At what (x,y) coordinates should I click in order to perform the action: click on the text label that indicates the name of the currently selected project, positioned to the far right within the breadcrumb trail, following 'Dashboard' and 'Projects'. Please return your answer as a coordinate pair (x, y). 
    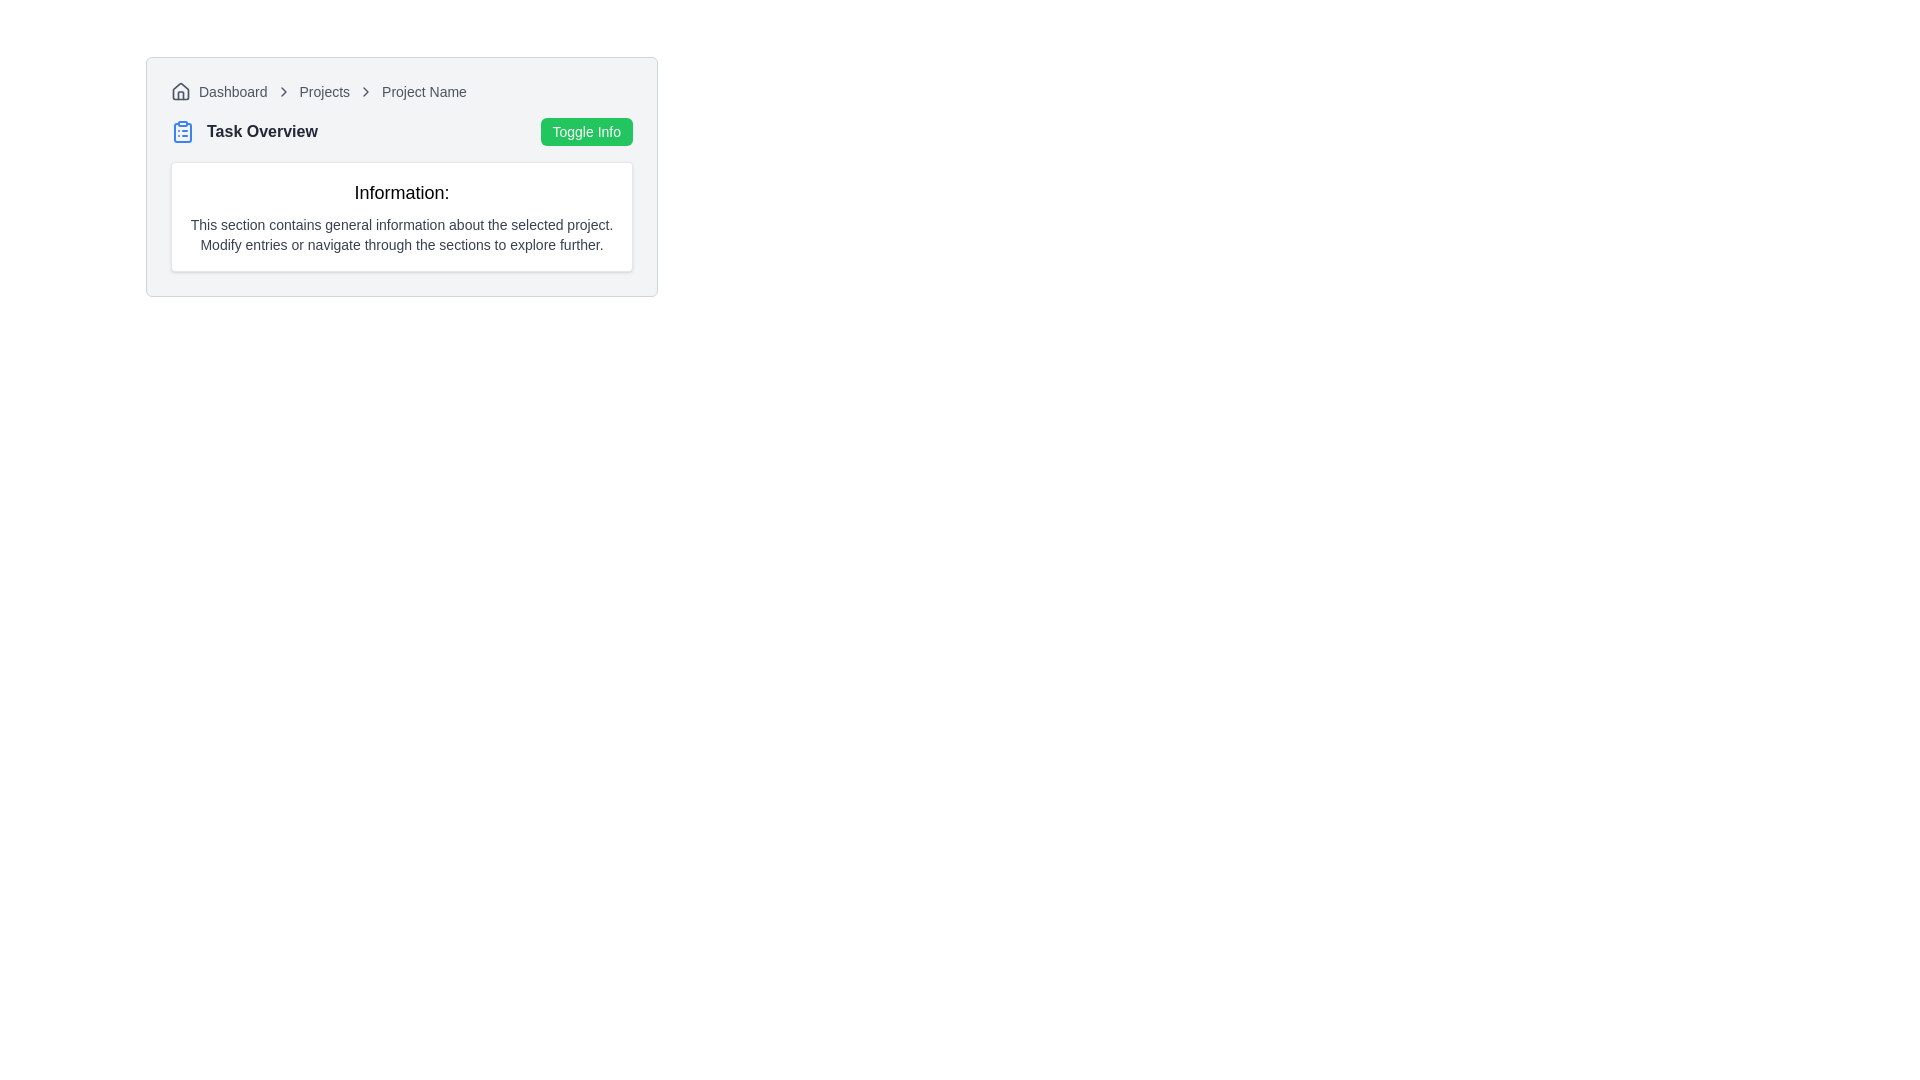
    Looking at the image, I should click on (423, 92).